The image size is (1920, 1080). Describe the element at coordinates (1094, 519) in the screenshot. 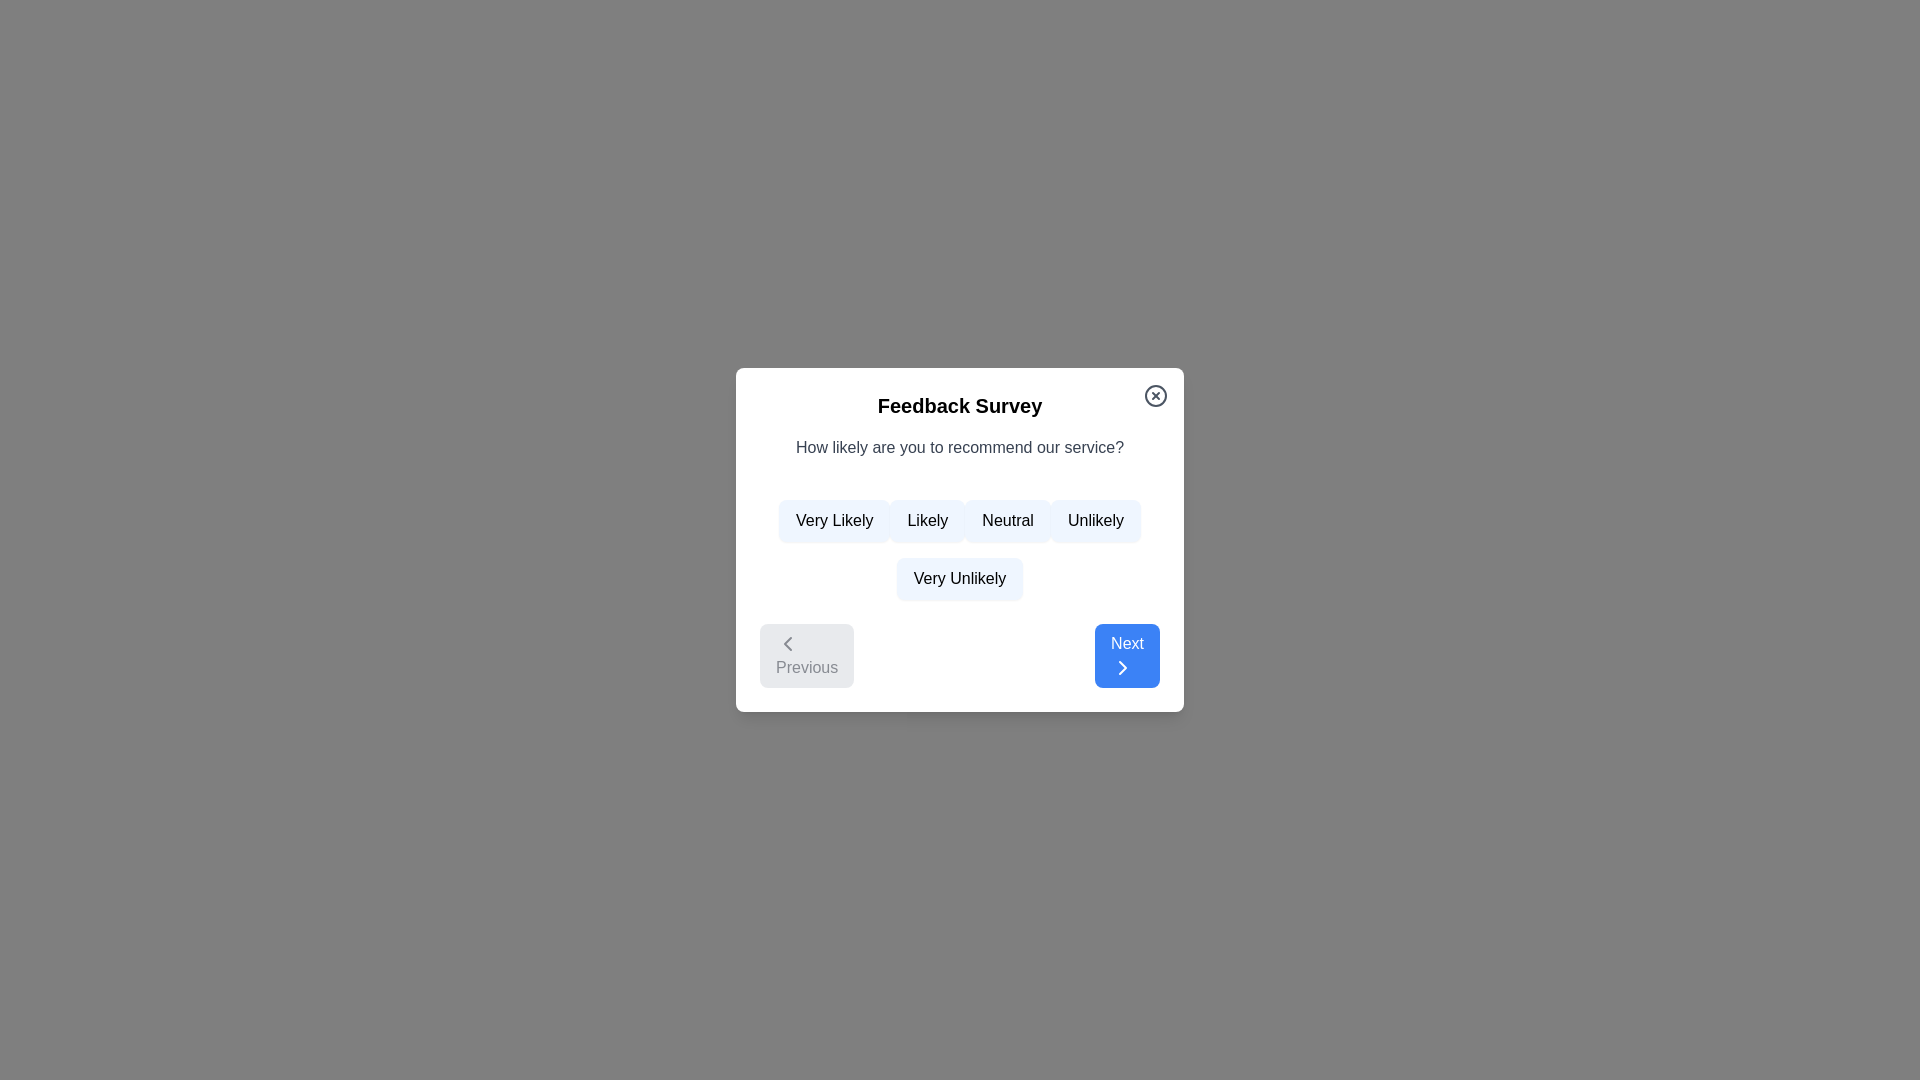

I see `the 'Unlikely' button, which is the fourth button in a group of feedback options` at that location.